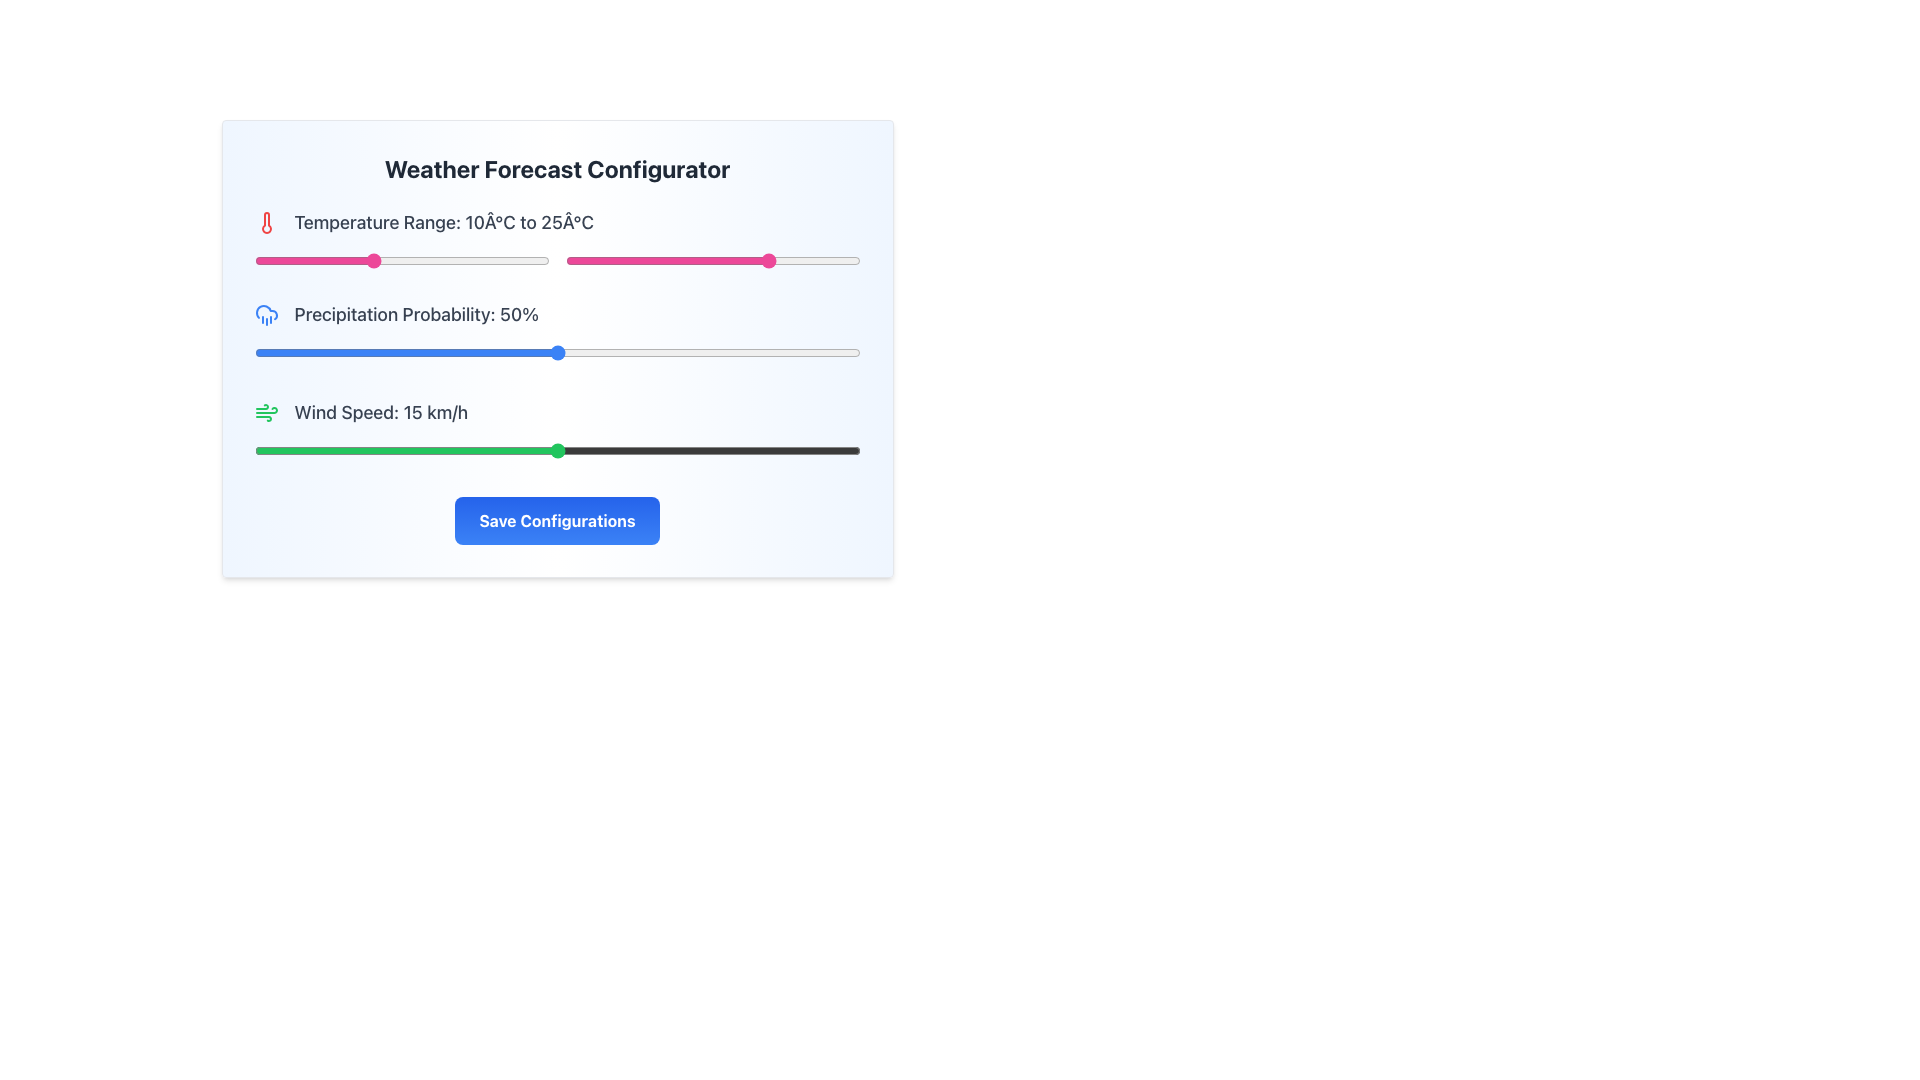  What do you see at coordinates (447, 352) in the screenshot?
I see `the precipitation probability` at bounding box center [447, 352].